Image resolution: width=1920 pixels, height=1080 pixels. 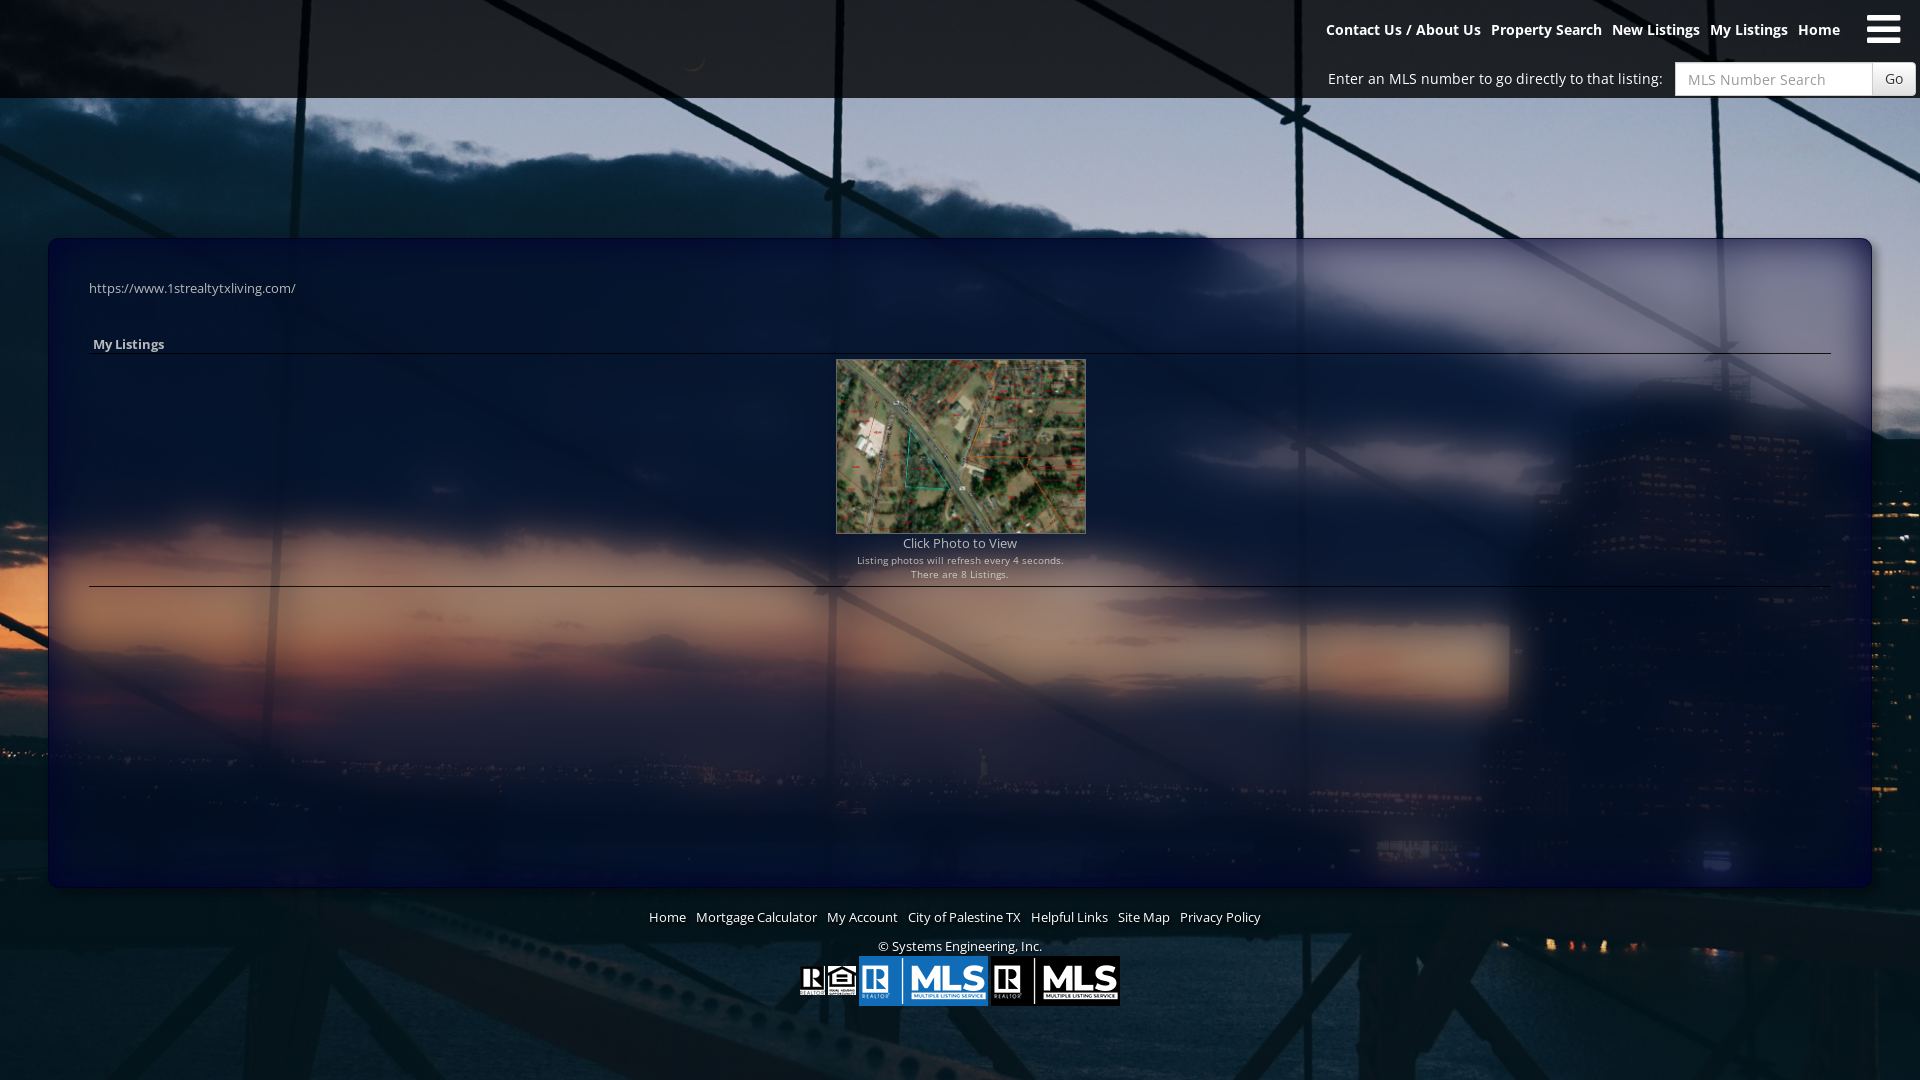 What do you see at coordinates (1143, 917) in the screenshot?
I see `'Site Map'` at bounding box center [1143, 917].